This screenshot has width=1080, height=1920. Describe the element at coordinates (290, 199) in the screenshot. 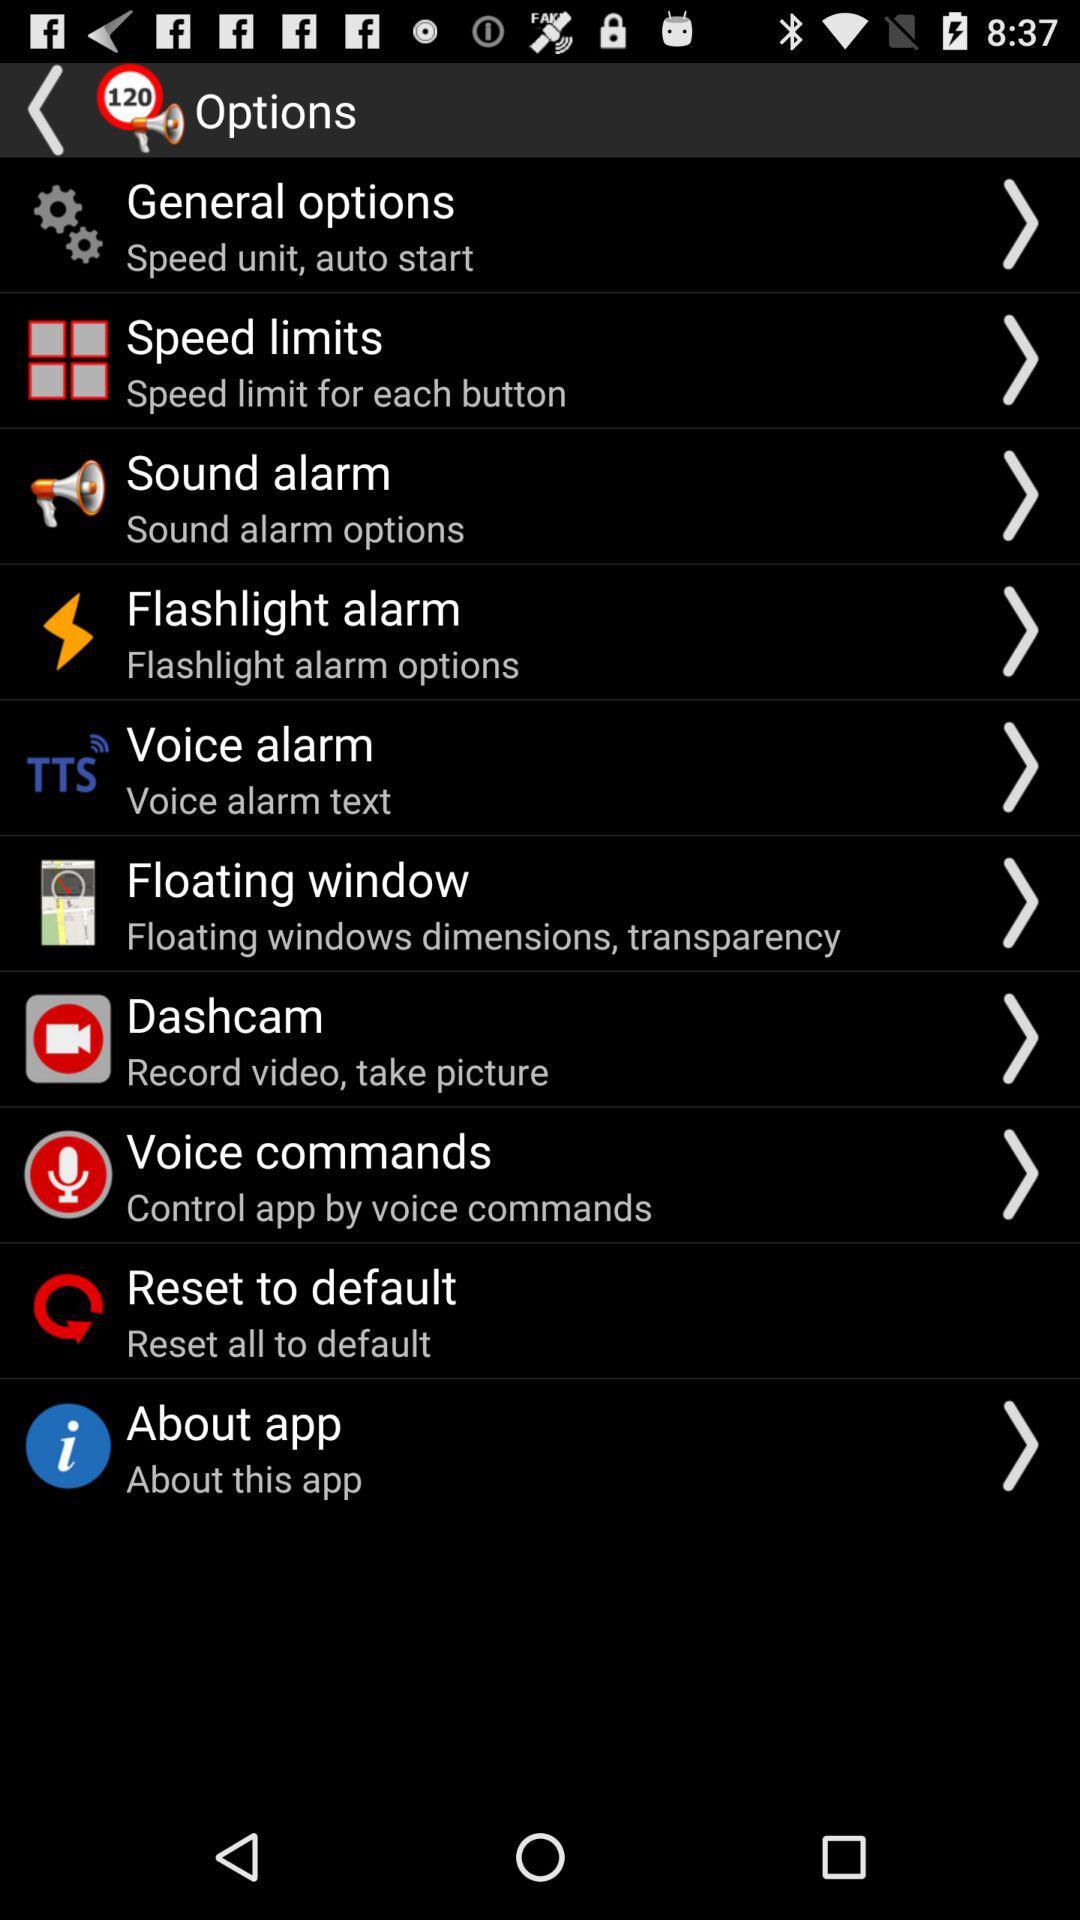

I see `general options icon` at that location.